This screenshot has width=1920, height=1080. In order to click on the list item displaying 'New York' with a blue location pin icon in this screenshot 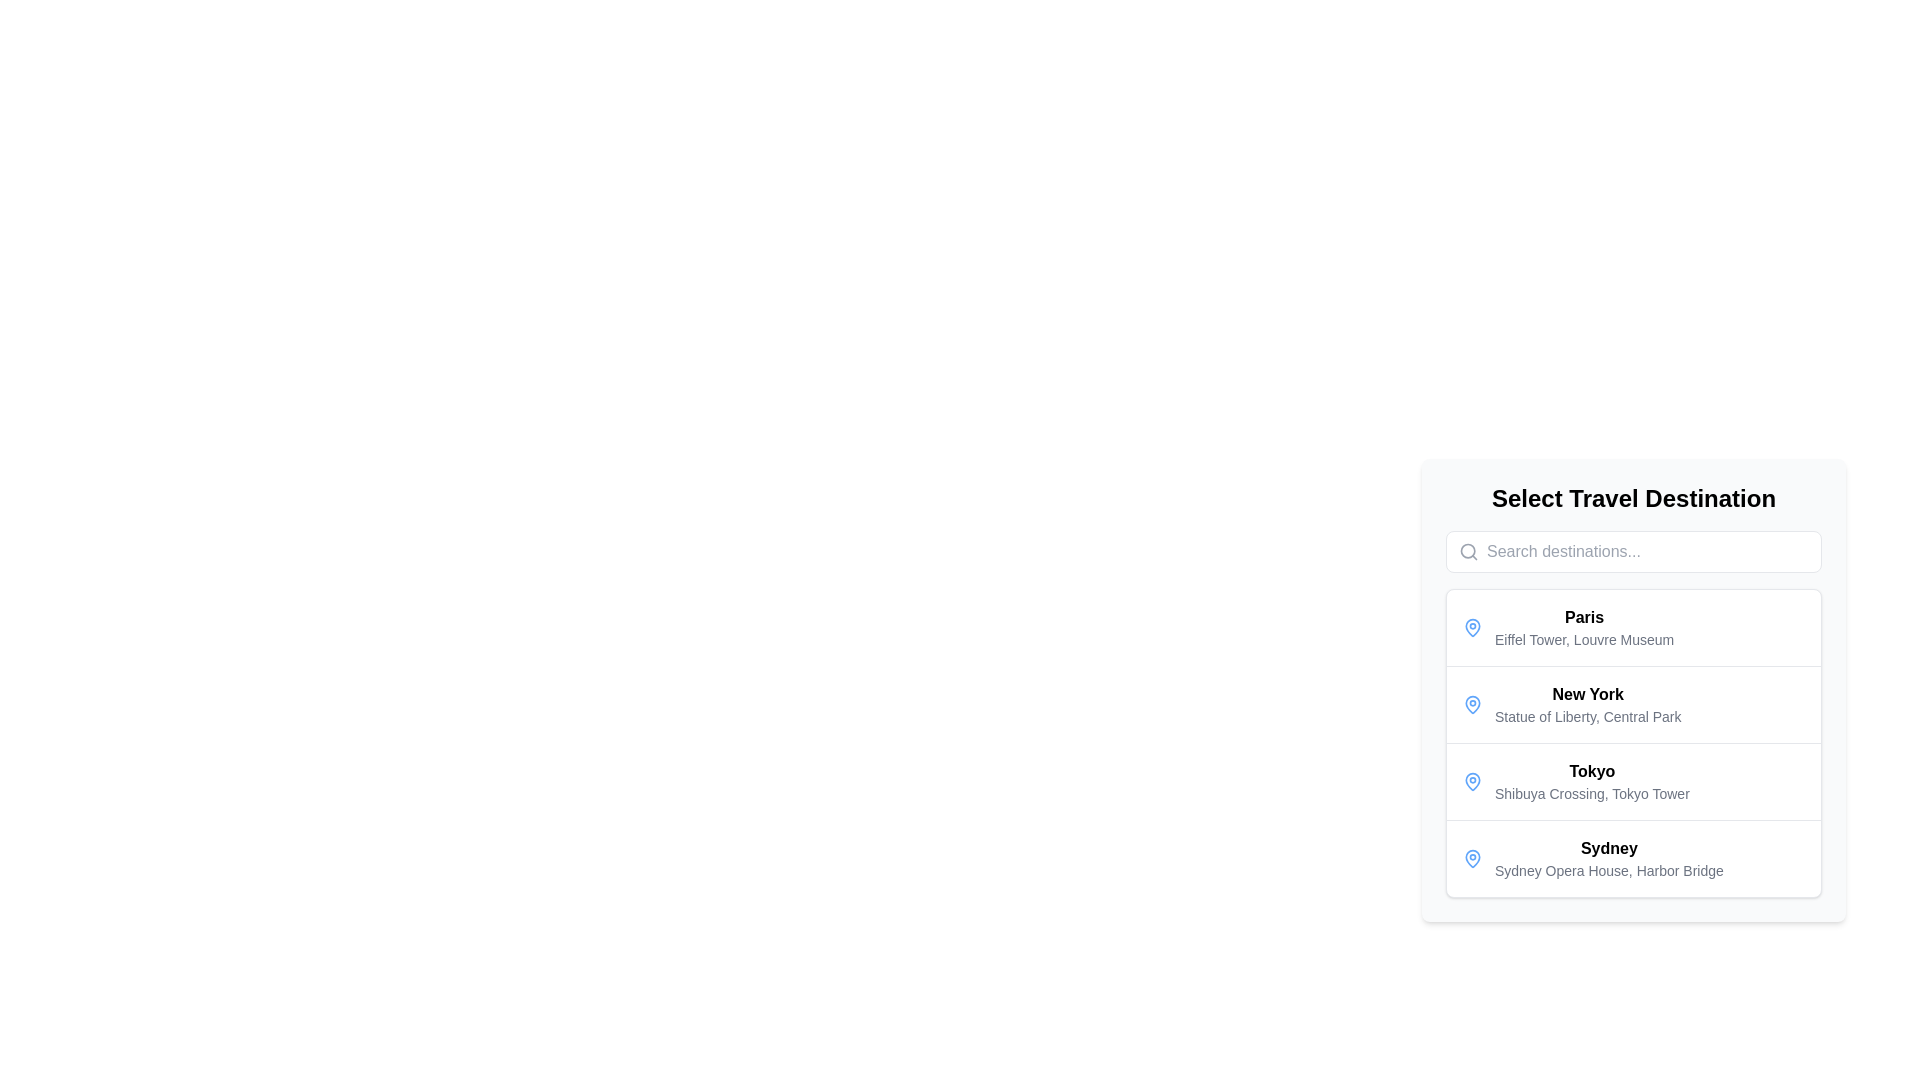, I will do `click(1633, 704)`.